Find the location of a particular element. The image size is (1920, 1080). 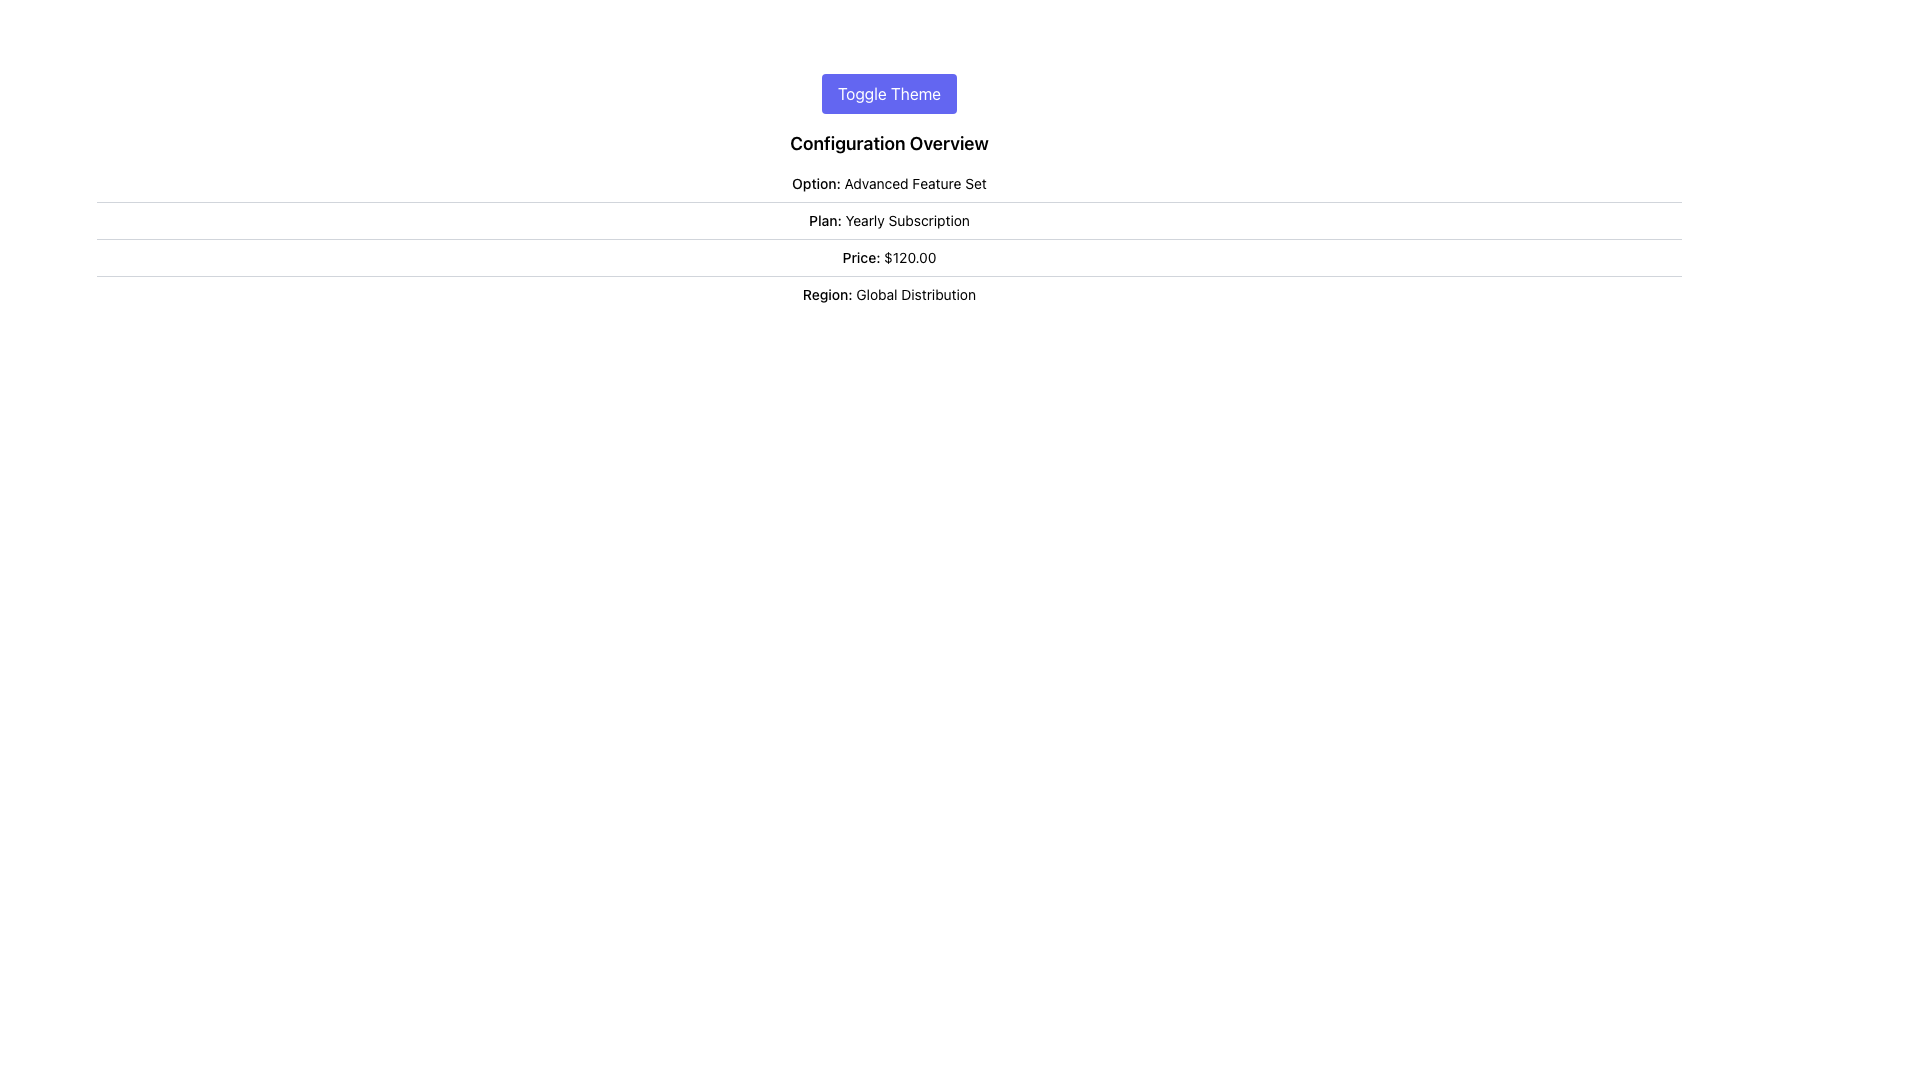

the static text label displaying 'Plan:' located in the Configuration Overview section, which is the first inline text component in the 'Plan: Yearly Subscription' row is located at coordinates (827, 220).